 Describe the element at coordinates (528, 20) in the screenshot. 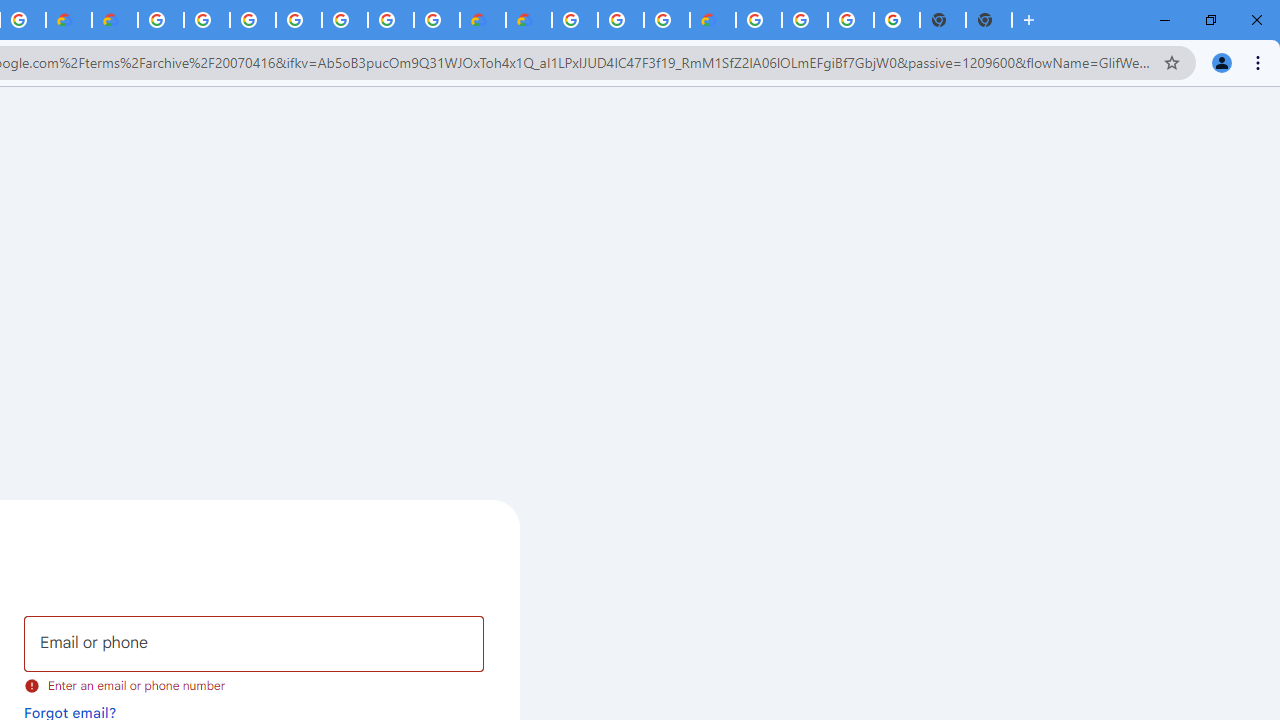

I see `'Google Cloud Estimate Summary'` at that location.